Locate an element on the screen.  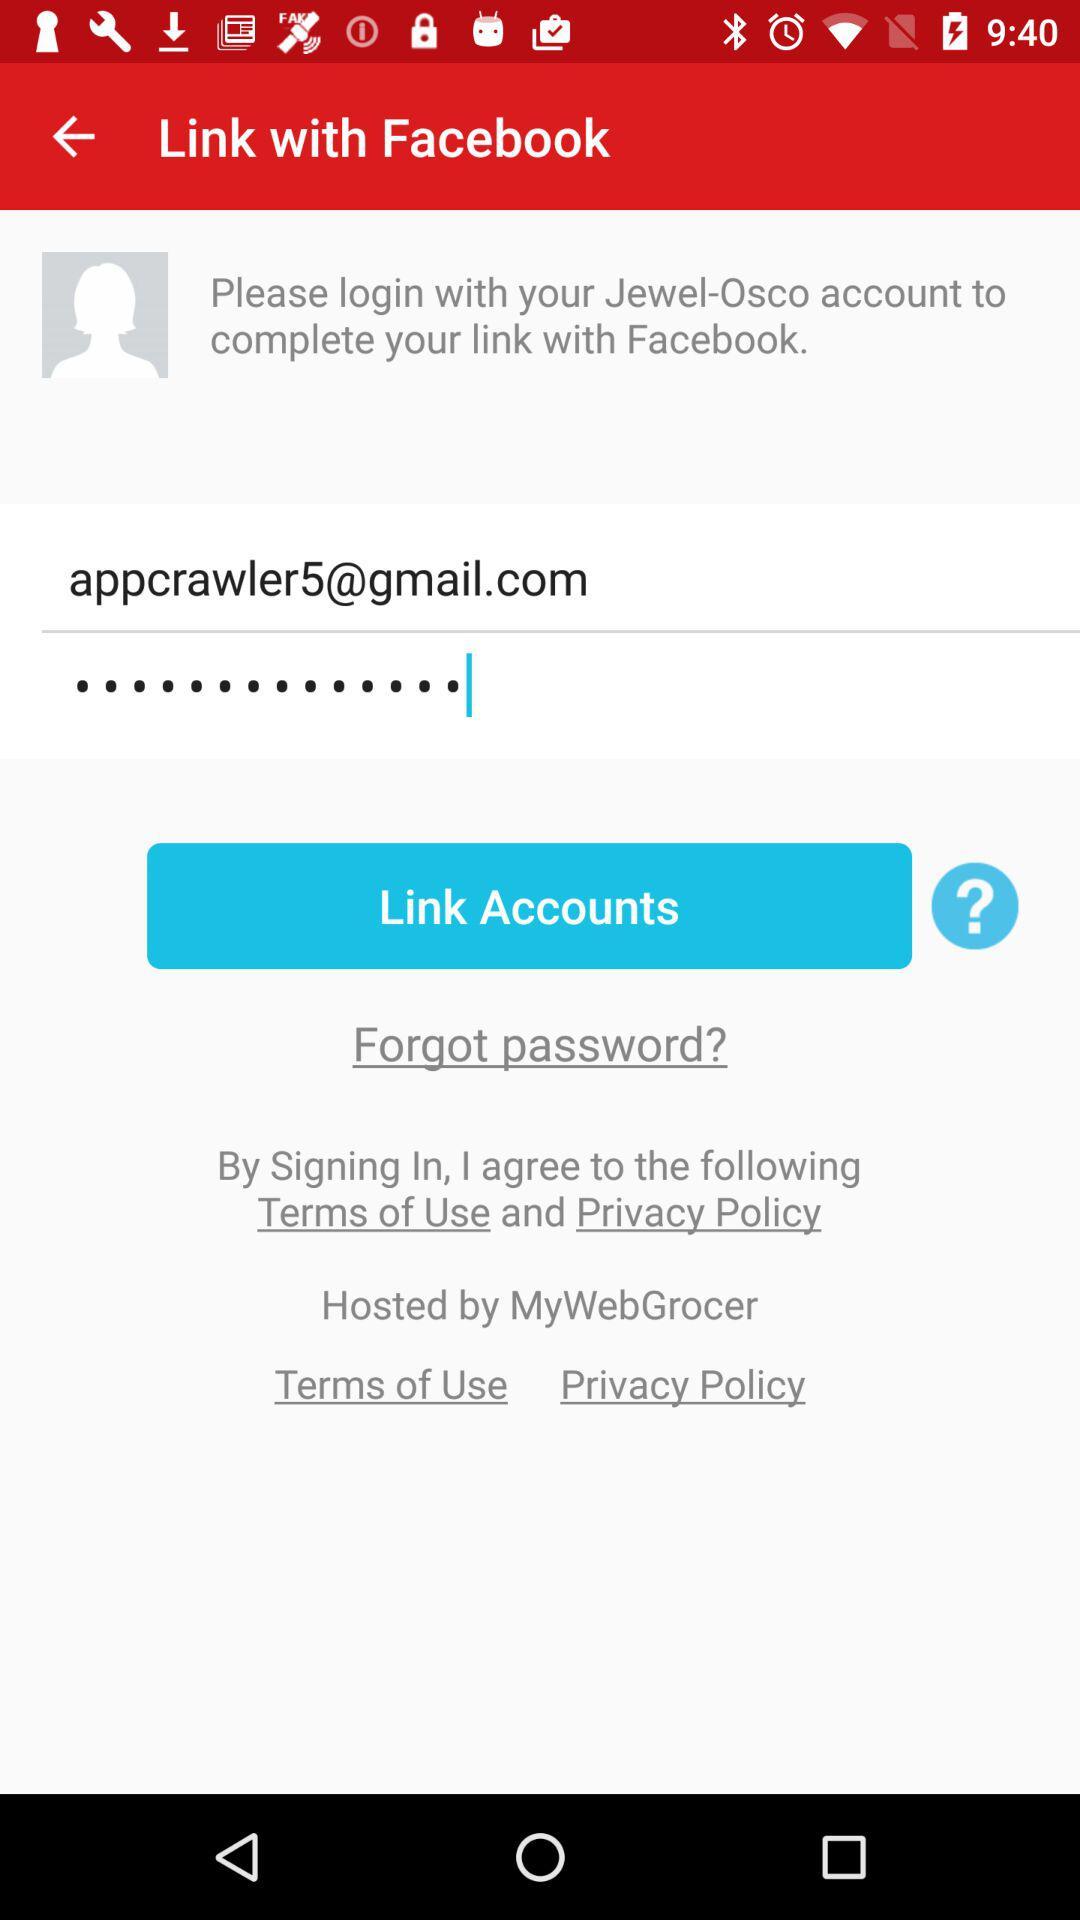
item above by signing in item is located at coordinates (540, 1041).